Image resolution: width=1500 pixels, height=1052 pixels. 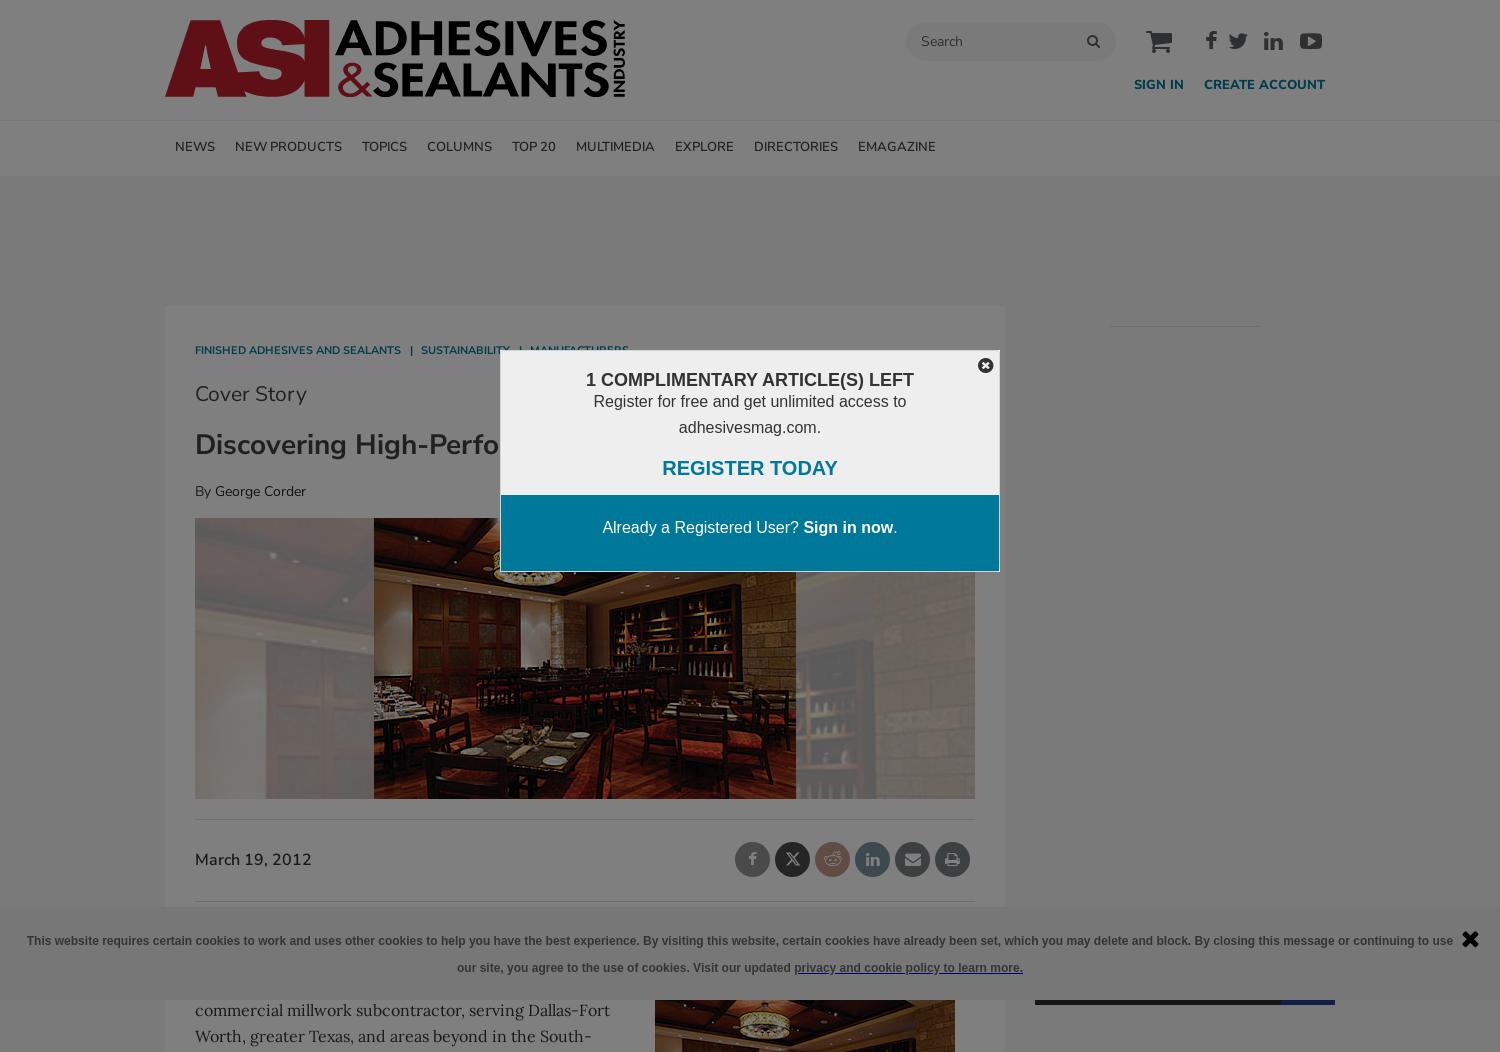 I want to click on 'privacy and cookie policy to learn more.', so click(x=907, y=966).